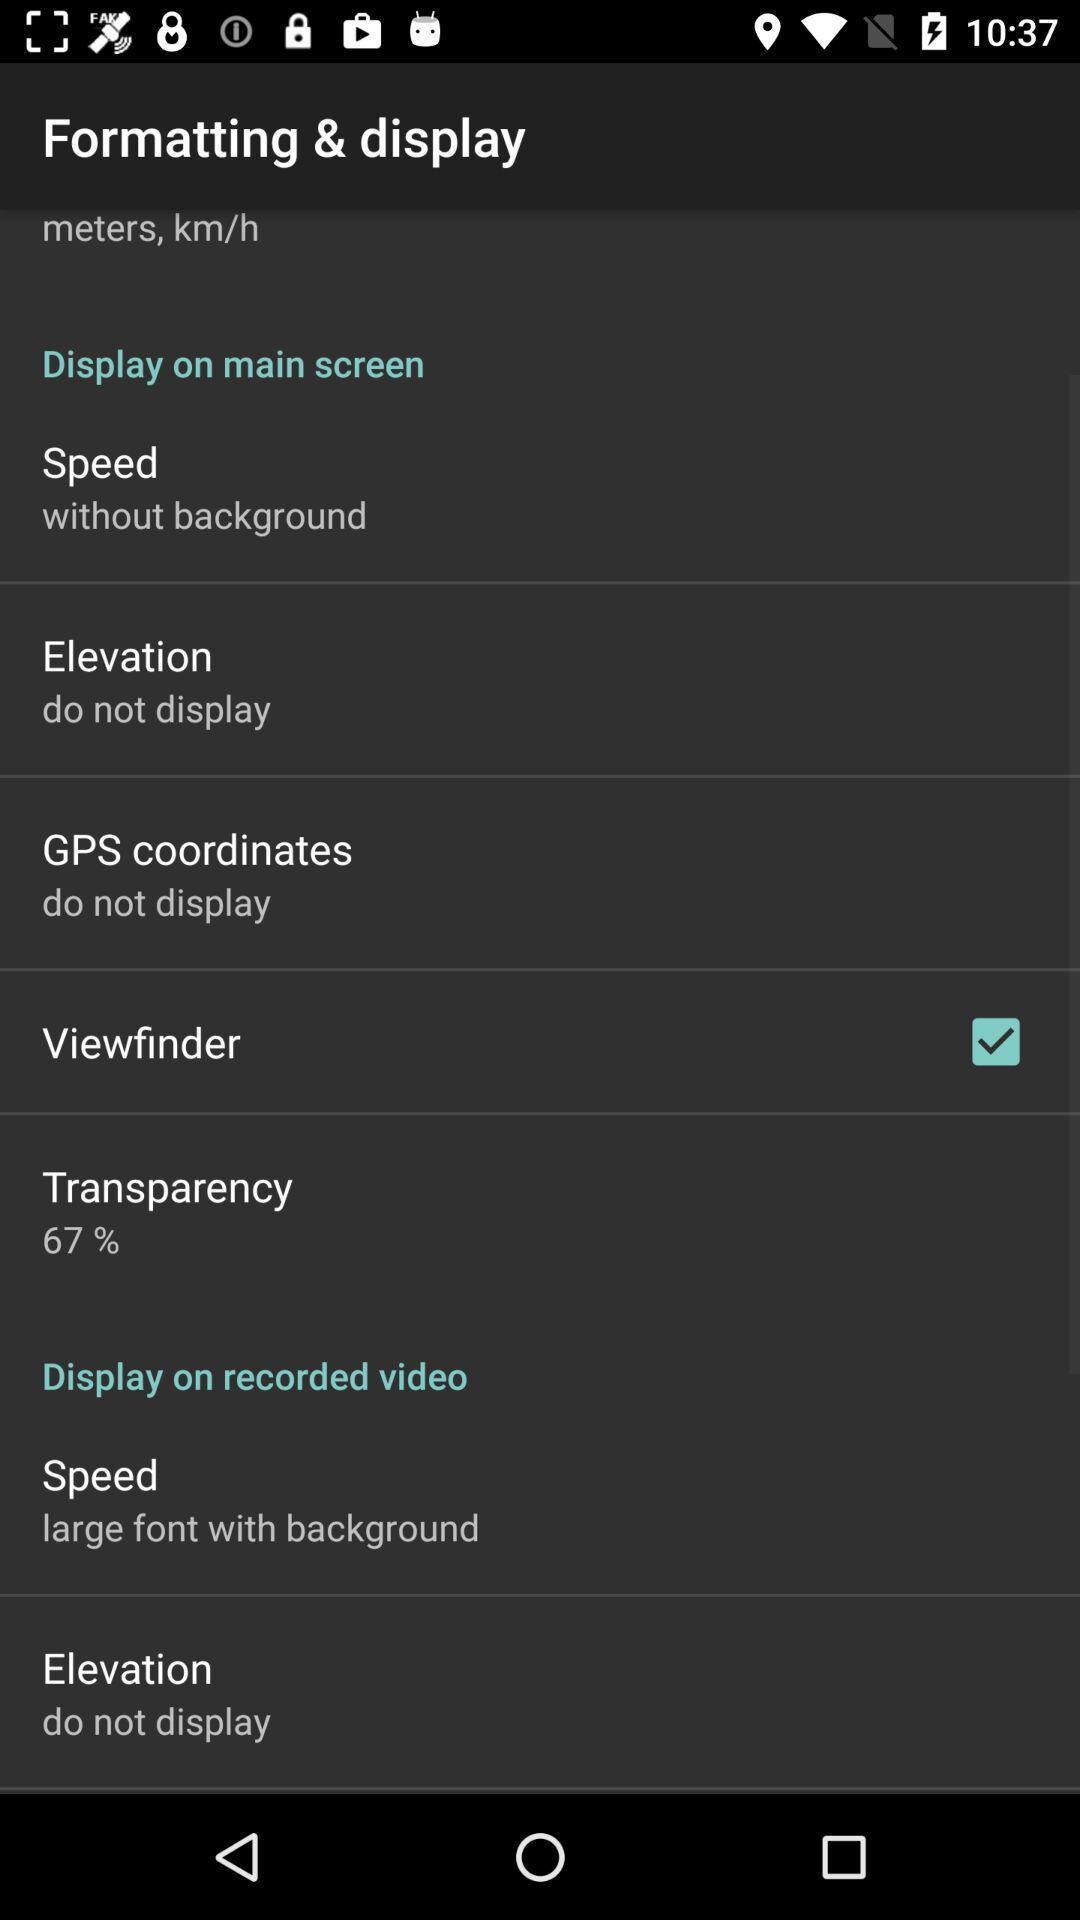 Image resolution: width=1080 pixels, height=1920 pixels. I want to click on app below the display on main, so click(995, 1040).